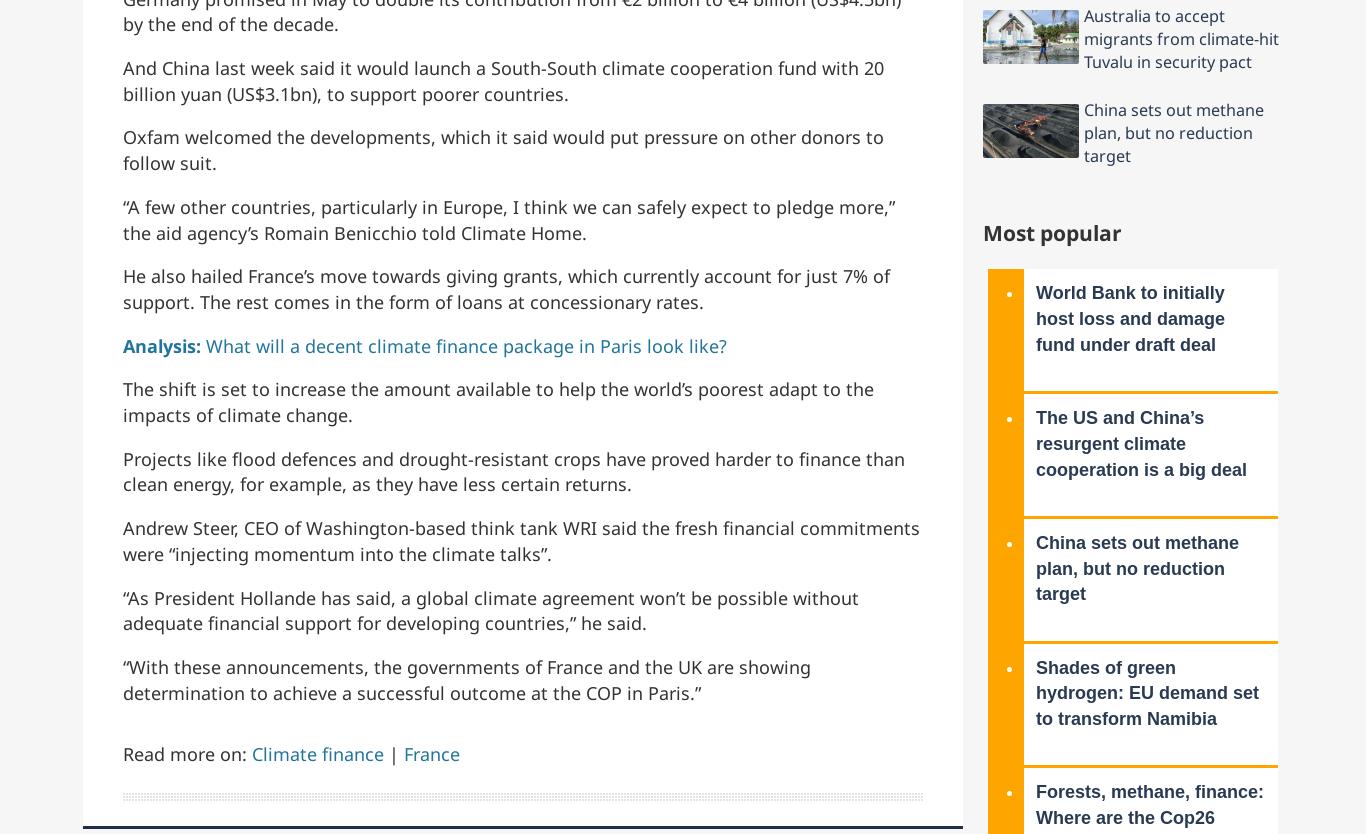 The height and width of the screenshot is (834, 1366). I want to click on 'Most popular', so click(1051, 231).